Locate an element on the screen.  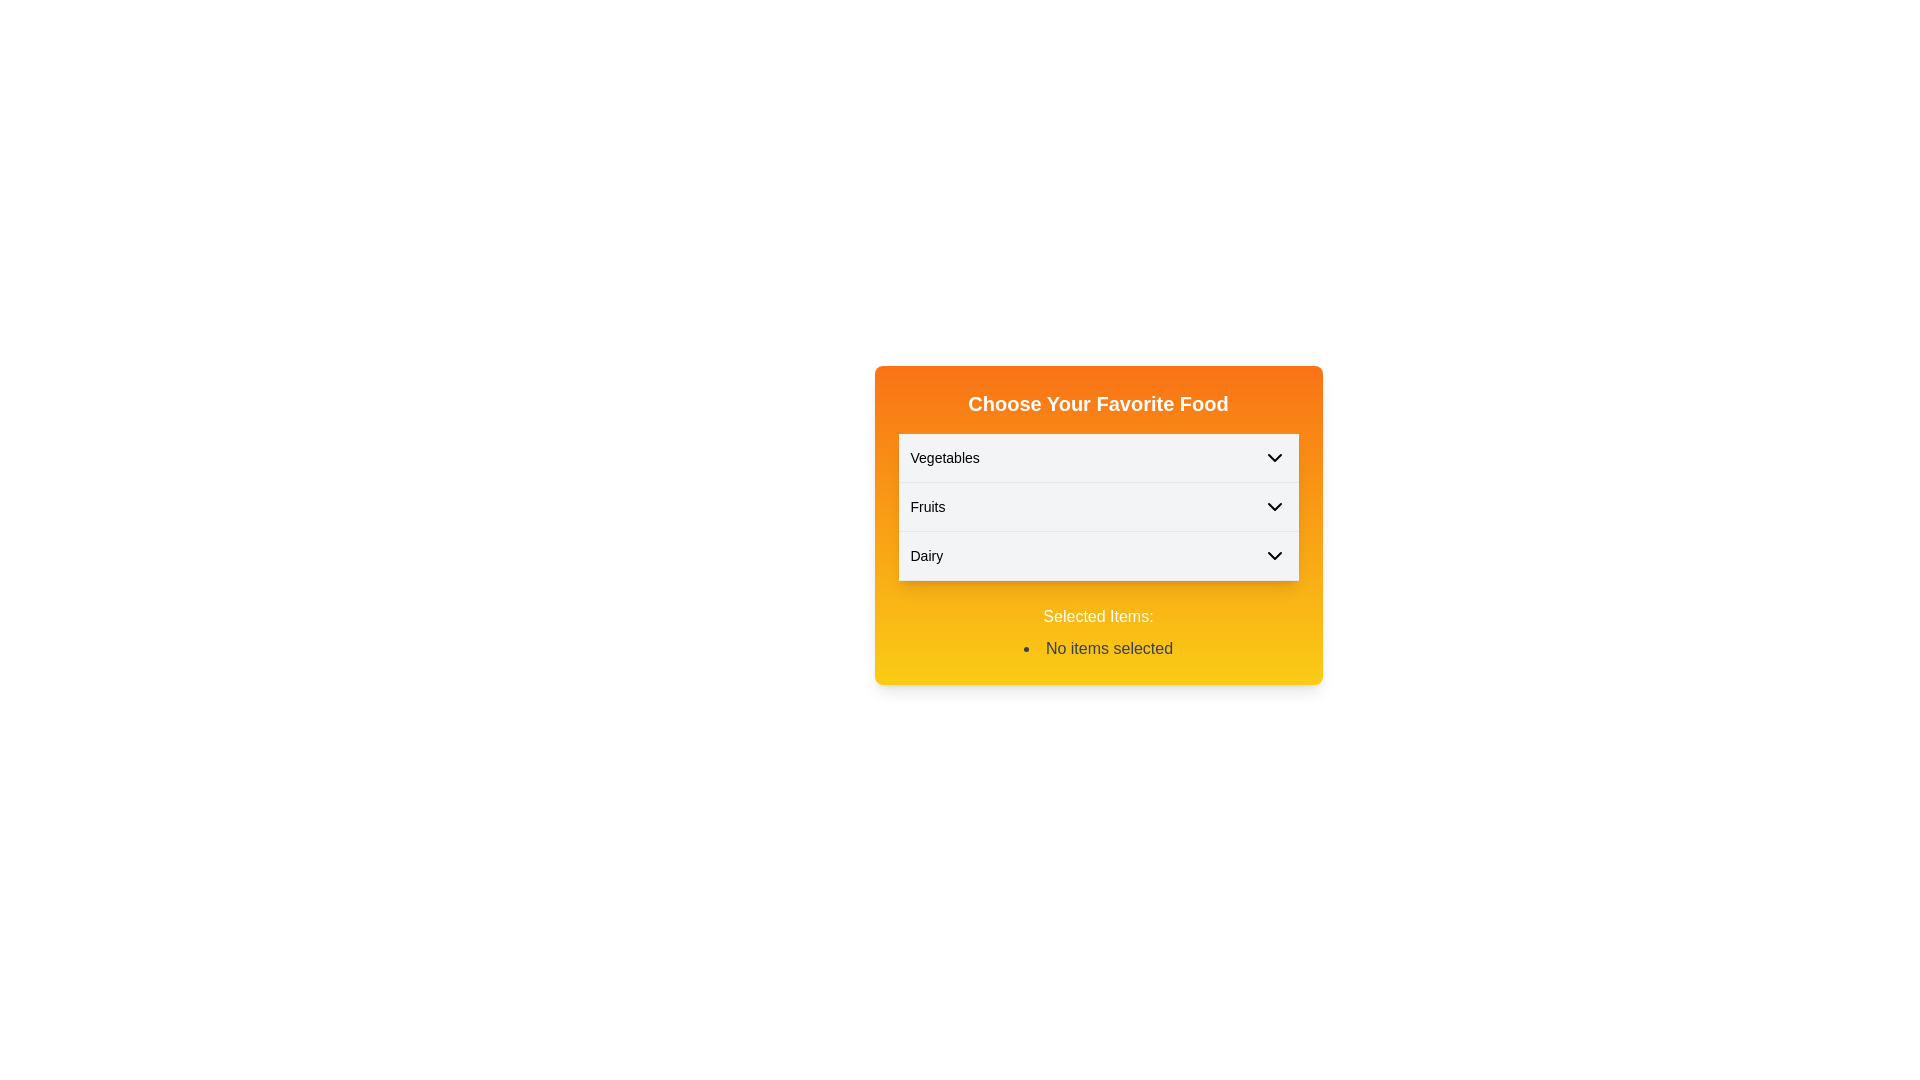
displayed text in the text display area located at the bottom of the colorful card, which shows the summary of the user's current selections from the dropdown lists above is located at coordinates (1097, 632).